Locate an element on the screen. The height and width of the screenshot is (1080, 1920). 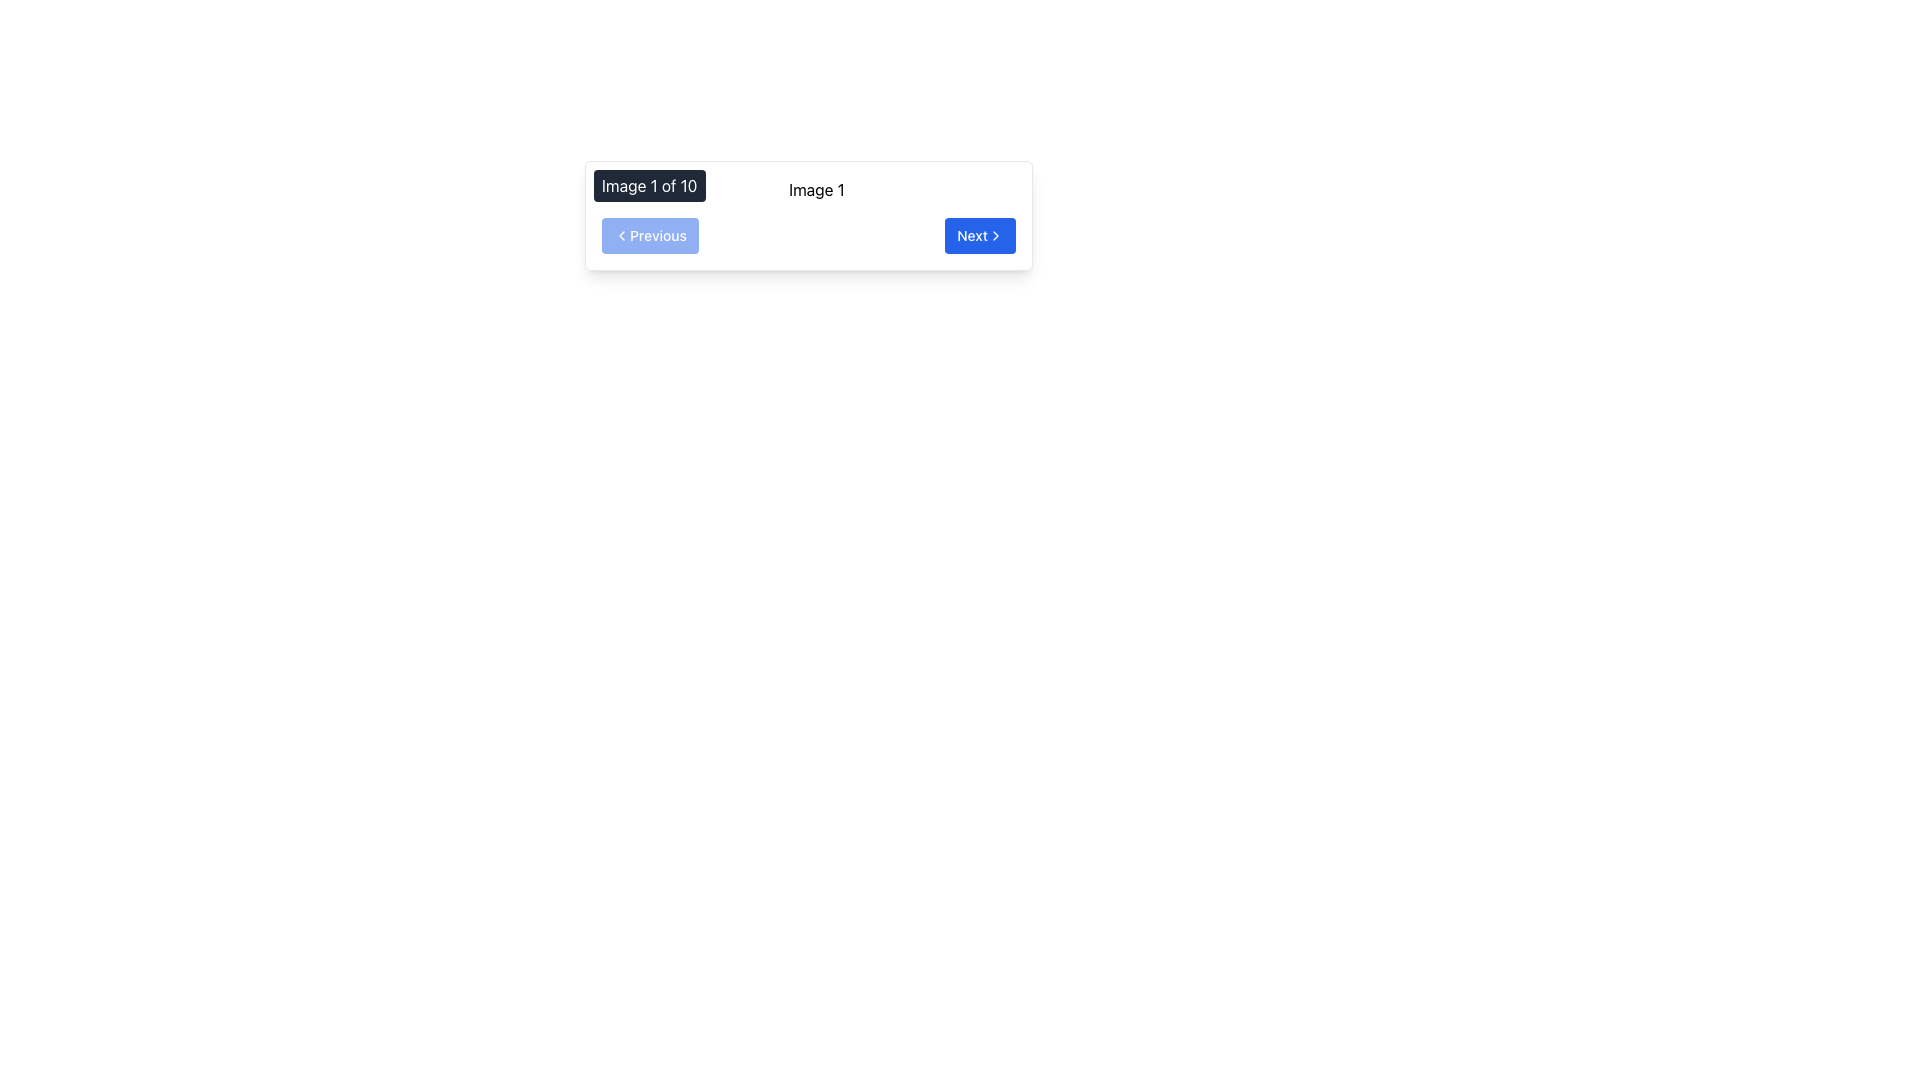
the blue 'Next' button with a forward arrow icon to proceed to the next page is located at coordinates (980, 234).